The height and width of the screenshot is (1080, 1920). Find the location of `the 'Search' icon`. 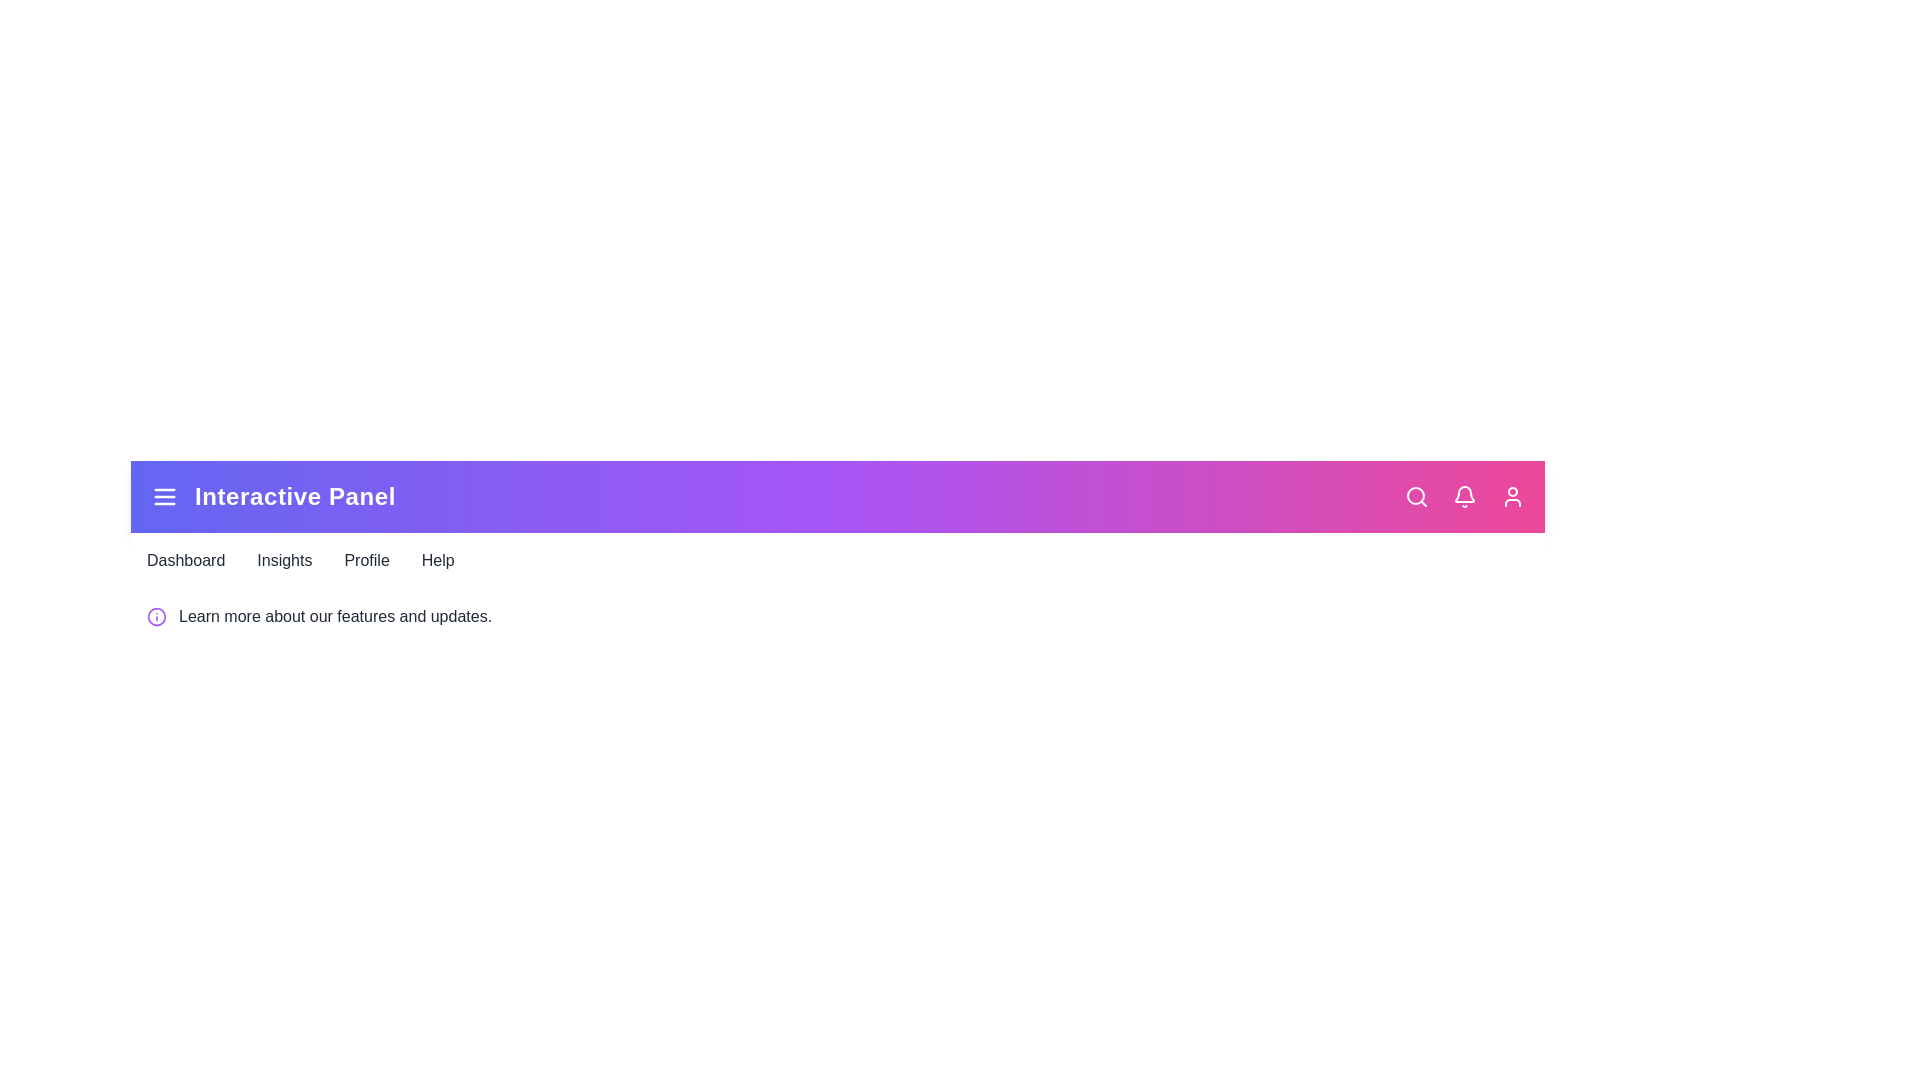

the 'Search' icon is located at coordinates (1415, 496).